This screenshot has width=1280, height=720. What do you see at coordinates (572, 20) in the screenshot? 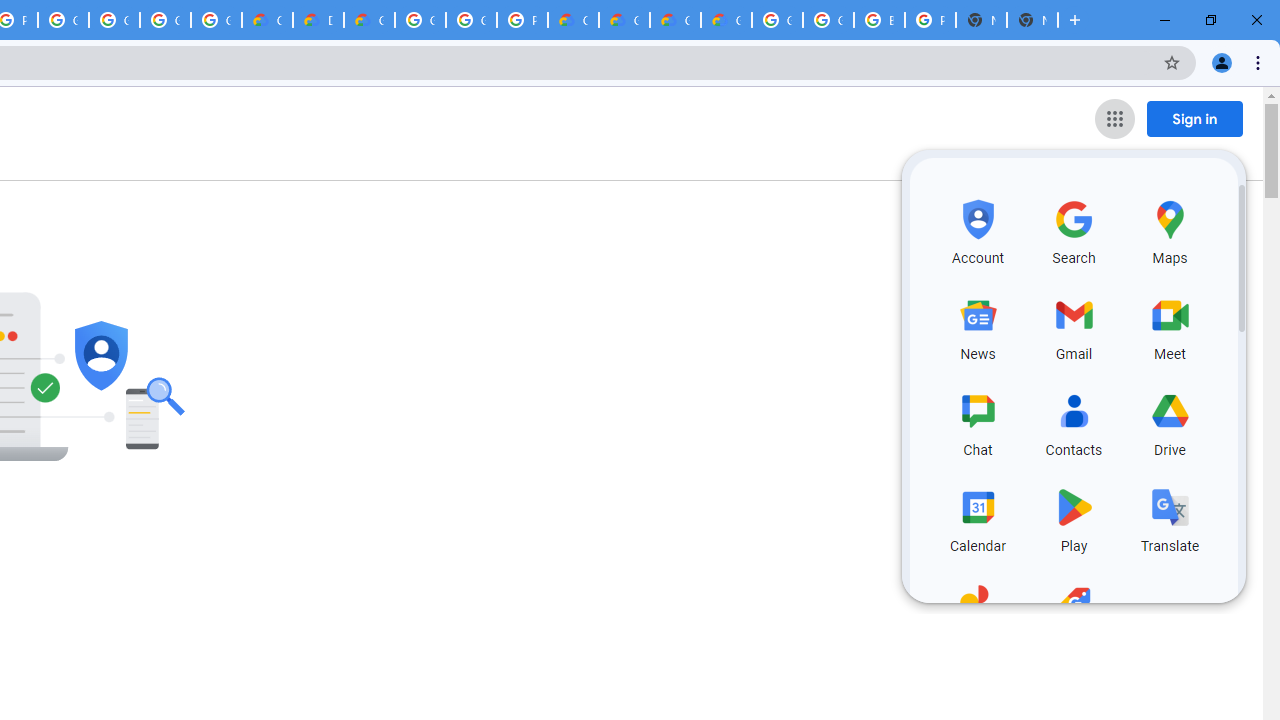
I see `'Customer Care | Google Cloud'` at bounding box center [572, 20].